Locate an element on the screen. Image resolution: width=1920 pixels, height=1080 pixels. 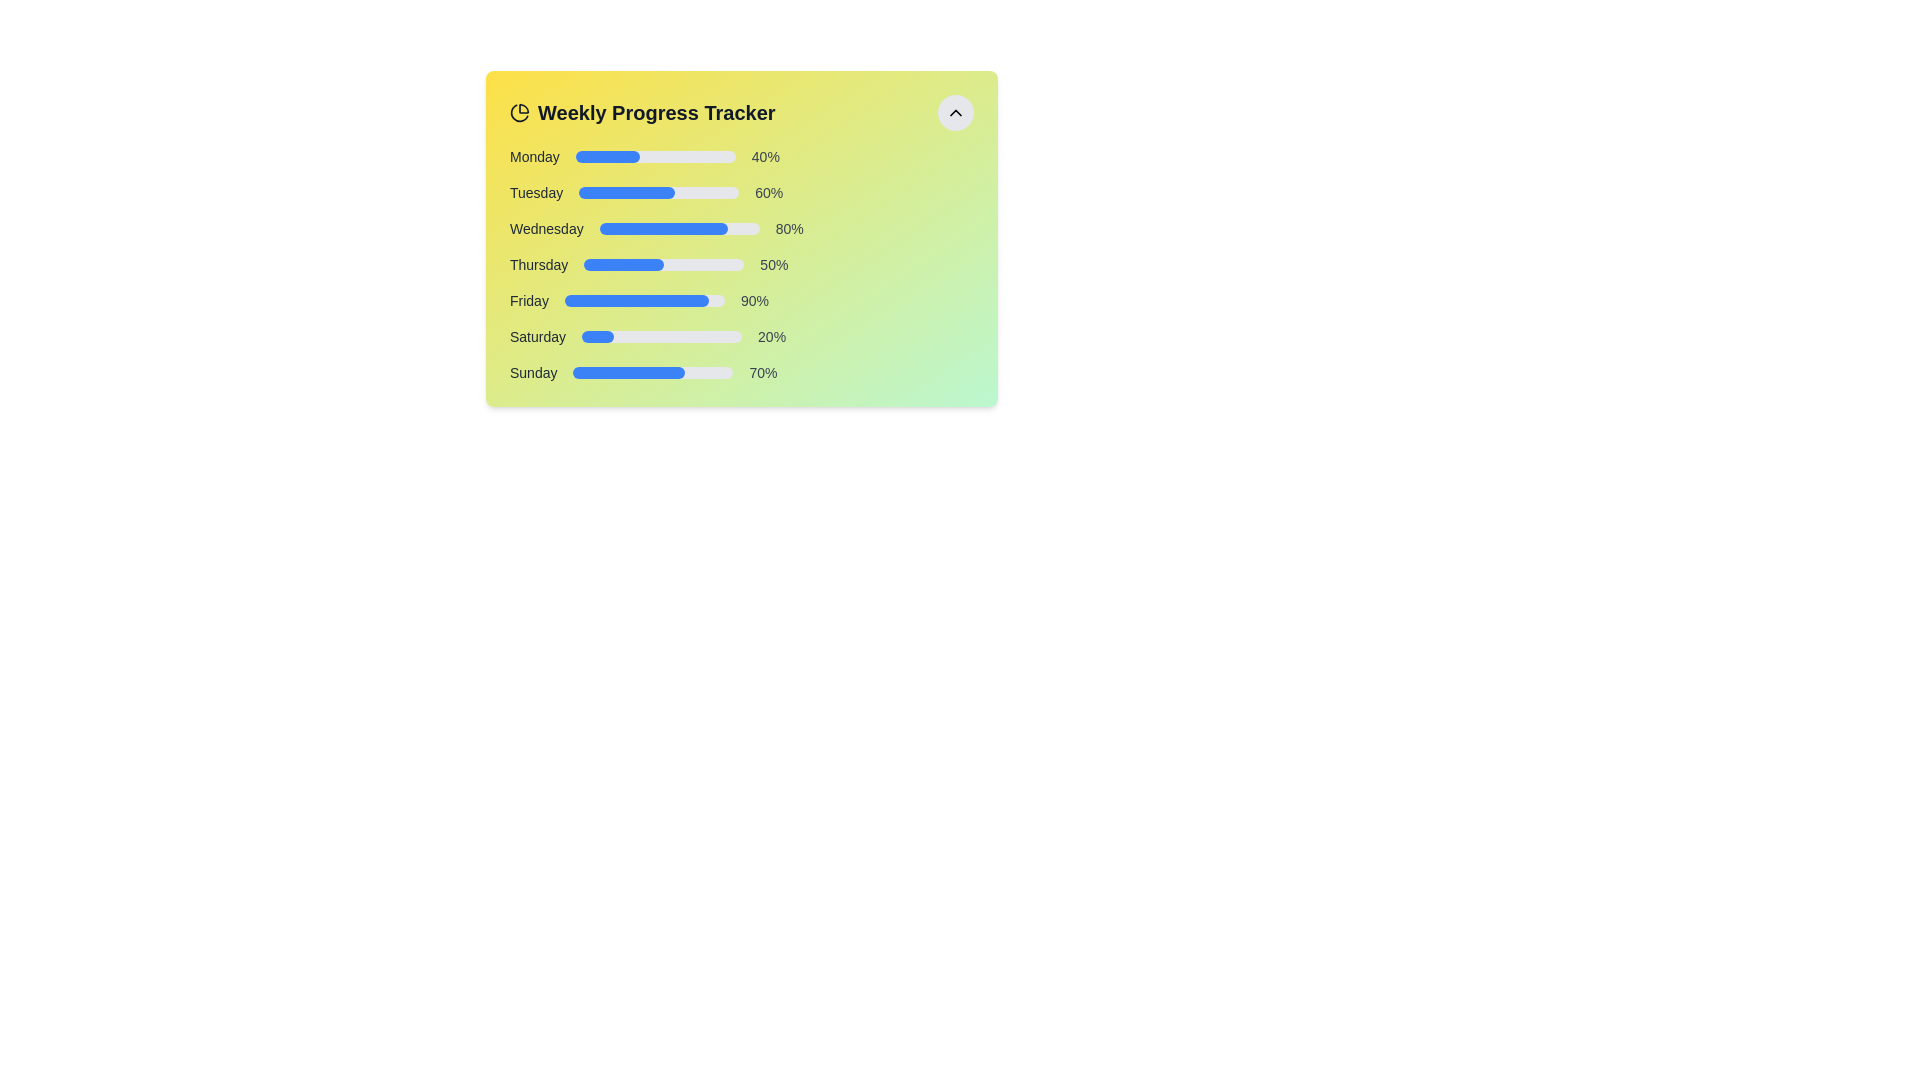
the progress visually on the Progress Bar associated with the label 'Tuesday', which indicates a 60% completion status is located at coordinates (659, 192).